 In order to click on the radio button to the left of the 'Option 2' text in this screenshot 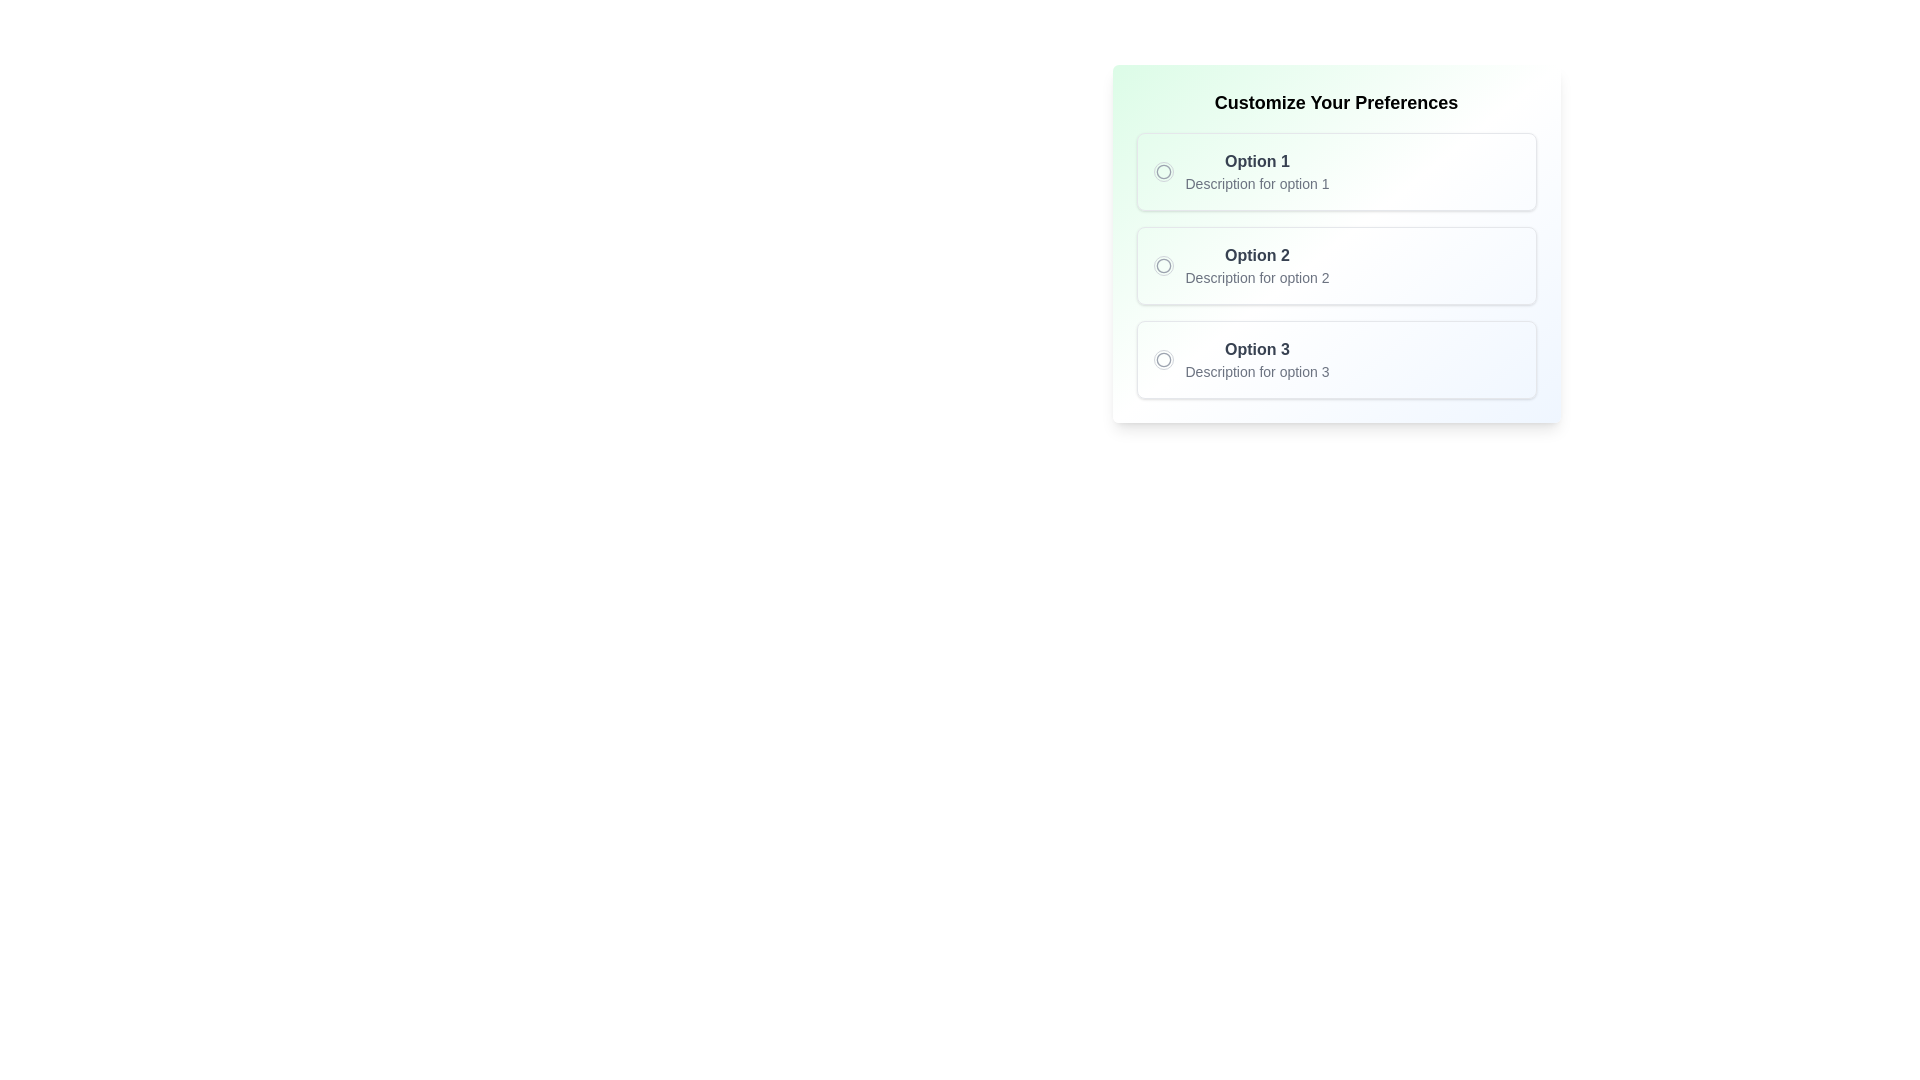, I will do `click(1163, 265)`.